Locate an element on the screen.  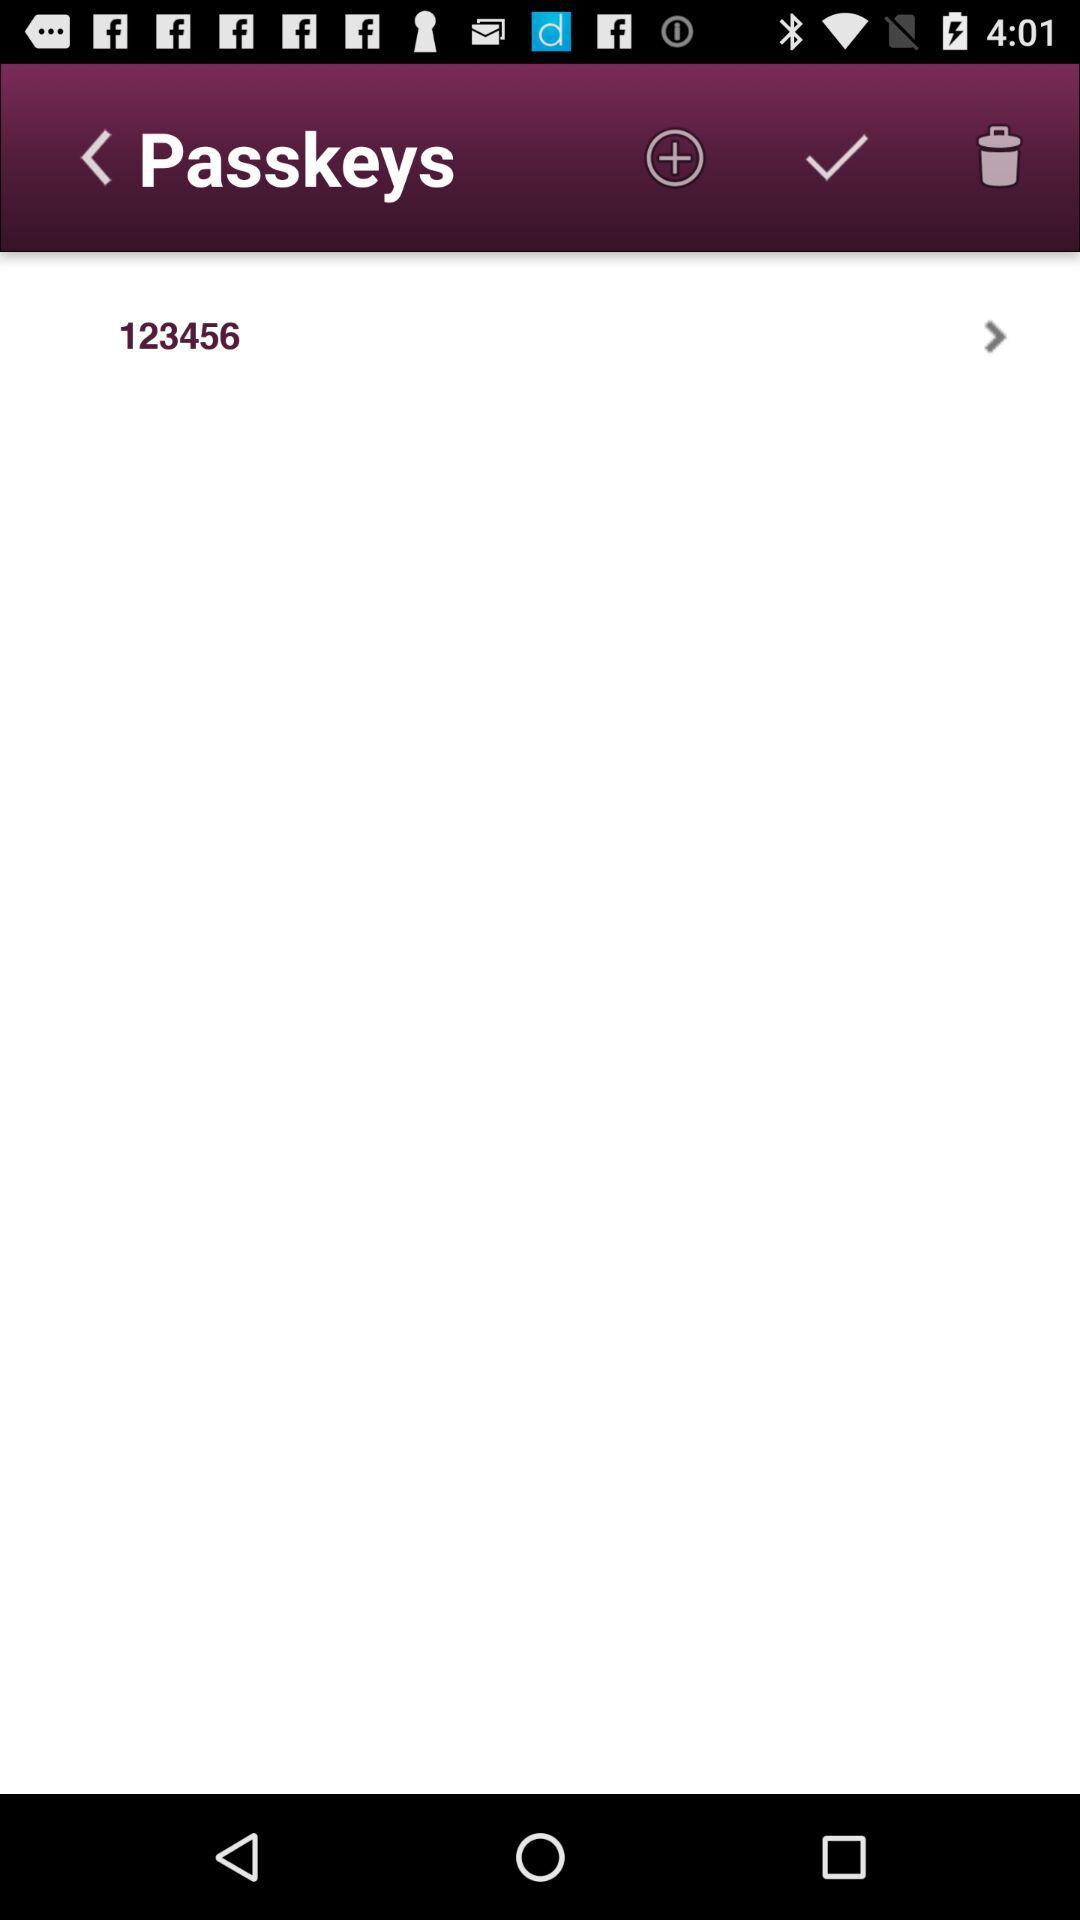
new is located at coordinates (675, 156).